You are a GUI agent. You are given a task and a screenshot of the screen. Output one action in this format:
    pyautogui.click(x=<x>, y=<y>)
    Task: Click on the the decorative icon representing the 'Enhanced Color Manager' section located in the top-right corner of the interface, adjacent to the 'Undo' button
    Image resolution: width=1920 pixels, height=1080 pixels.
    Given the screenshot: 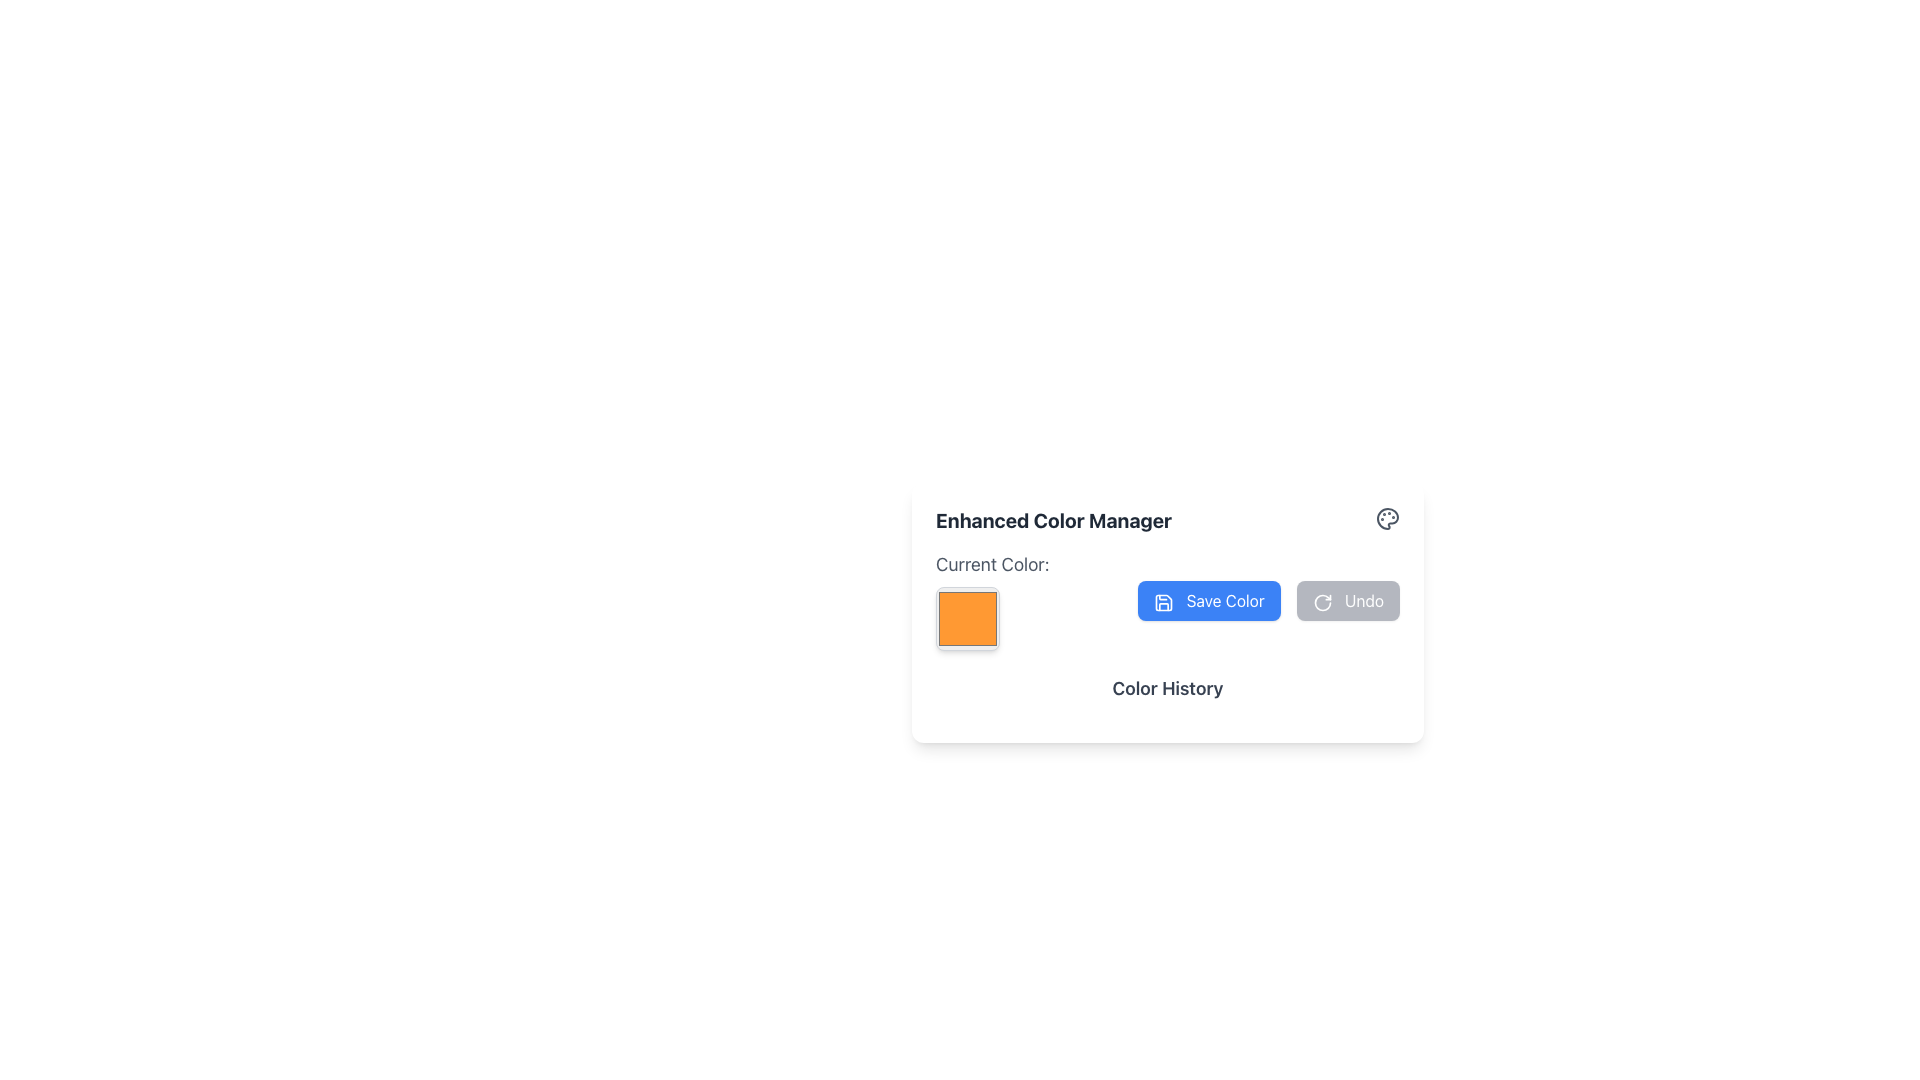 What is the action you would take?
    pyautogui.click(x=1386, y=518)
    